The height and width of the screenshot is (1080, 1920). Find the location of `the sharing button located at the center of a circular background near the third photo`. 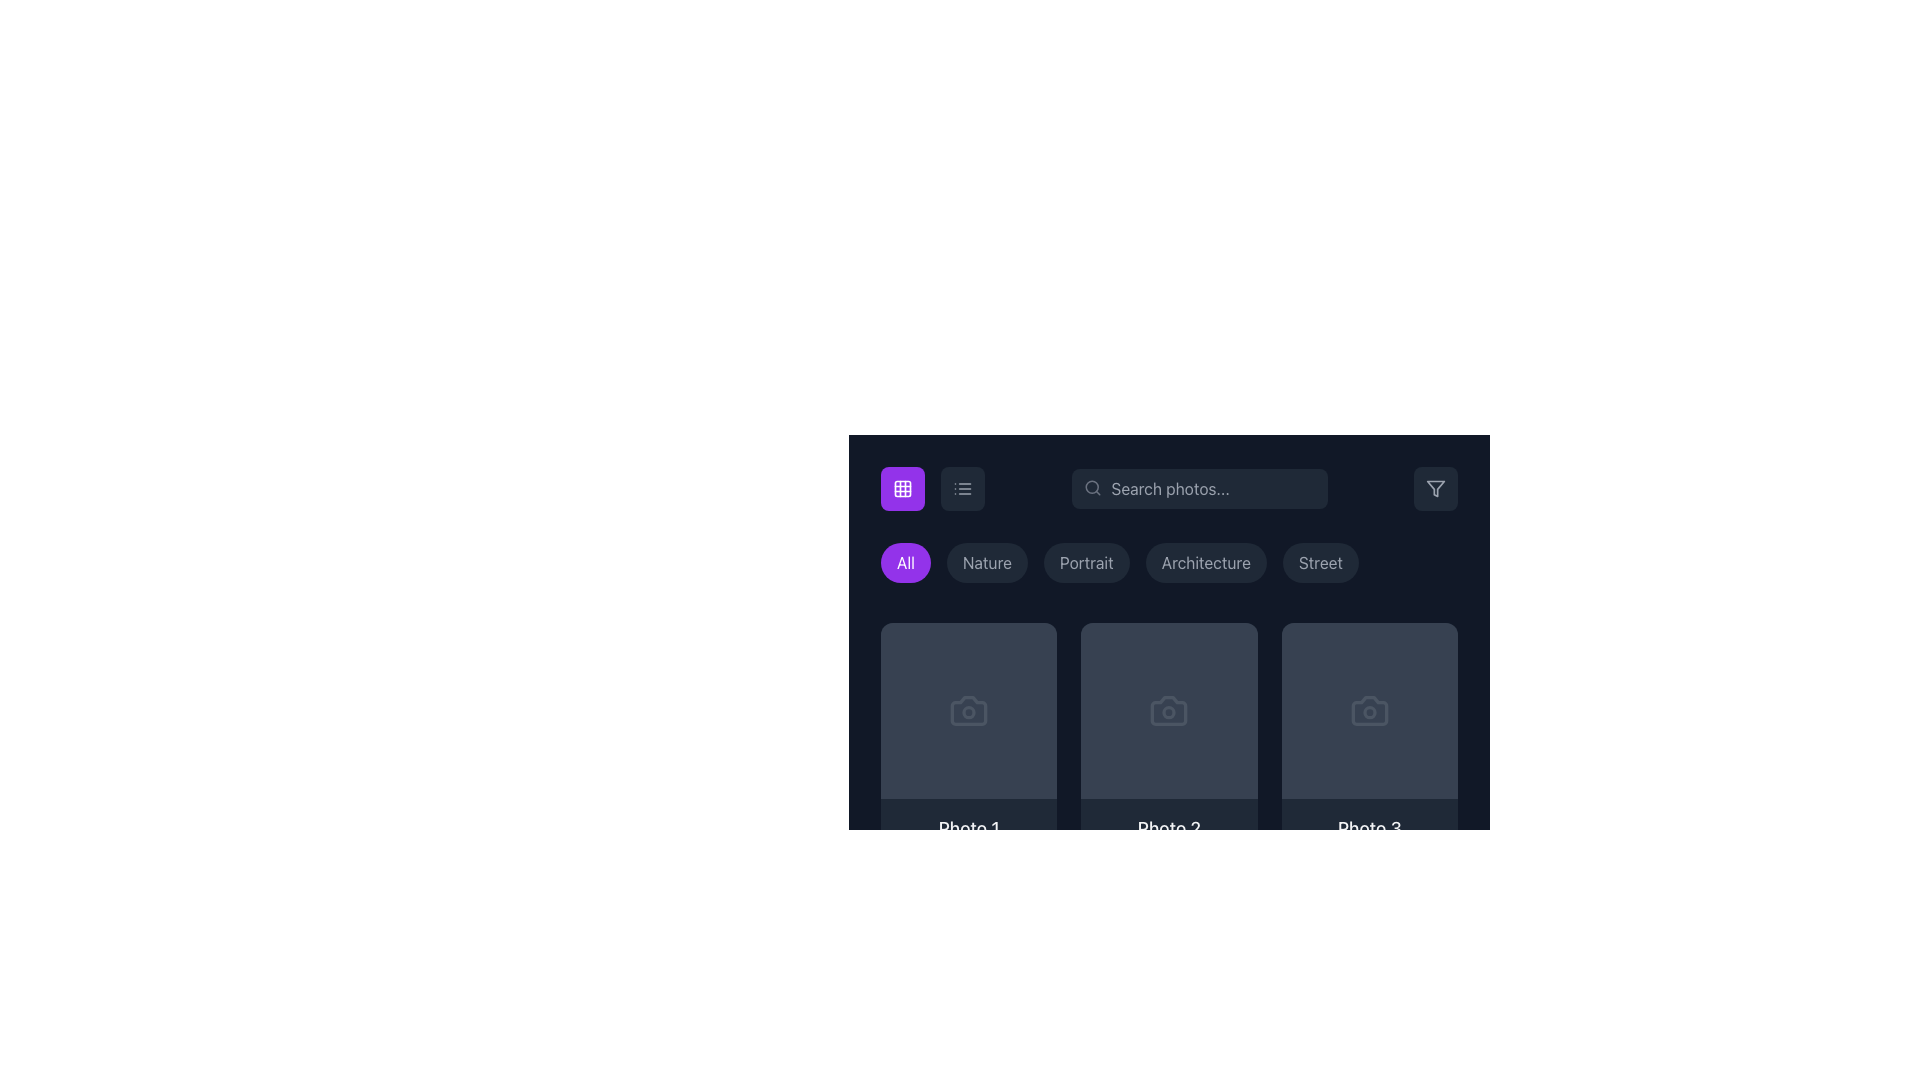

the sharing button located at the center of a circular background near the third photo is located at coordinates (1420, 710).